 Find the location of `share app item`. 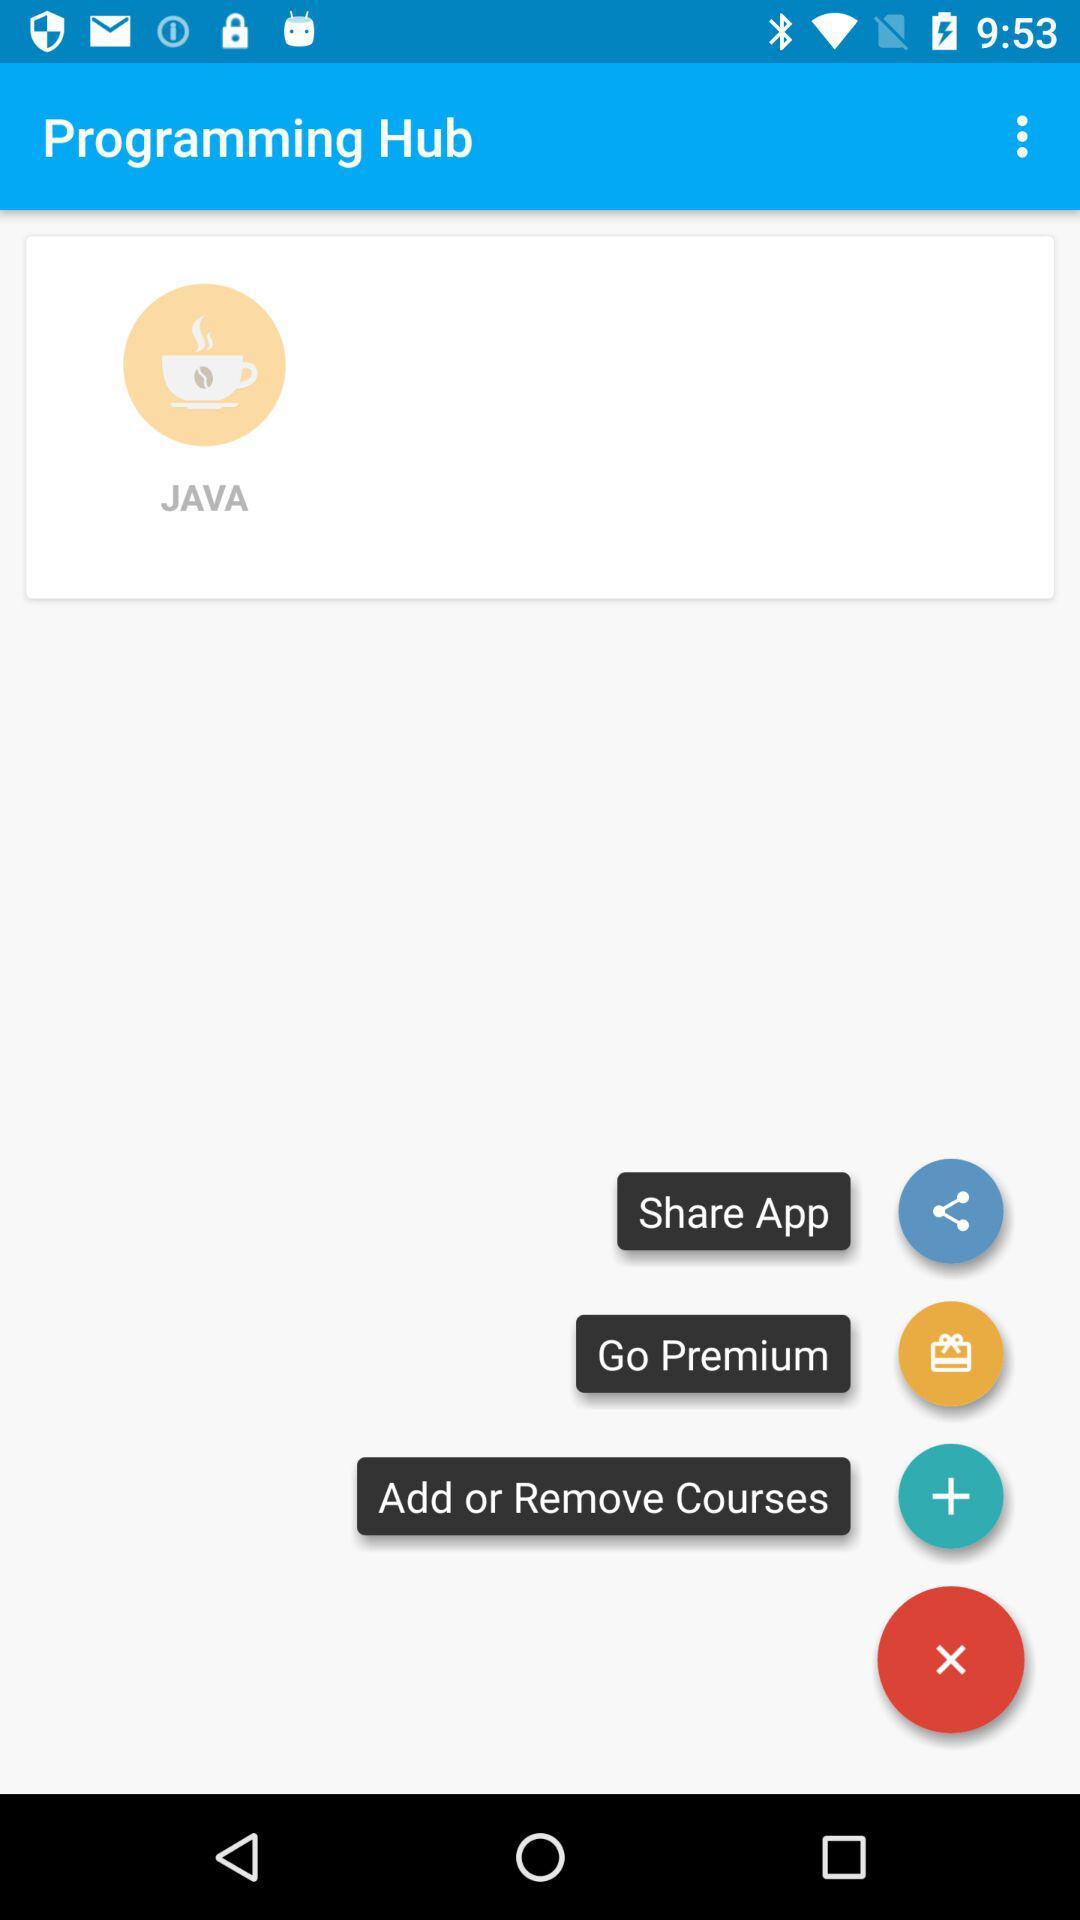

share app item is located at coordinates (733, 1210).